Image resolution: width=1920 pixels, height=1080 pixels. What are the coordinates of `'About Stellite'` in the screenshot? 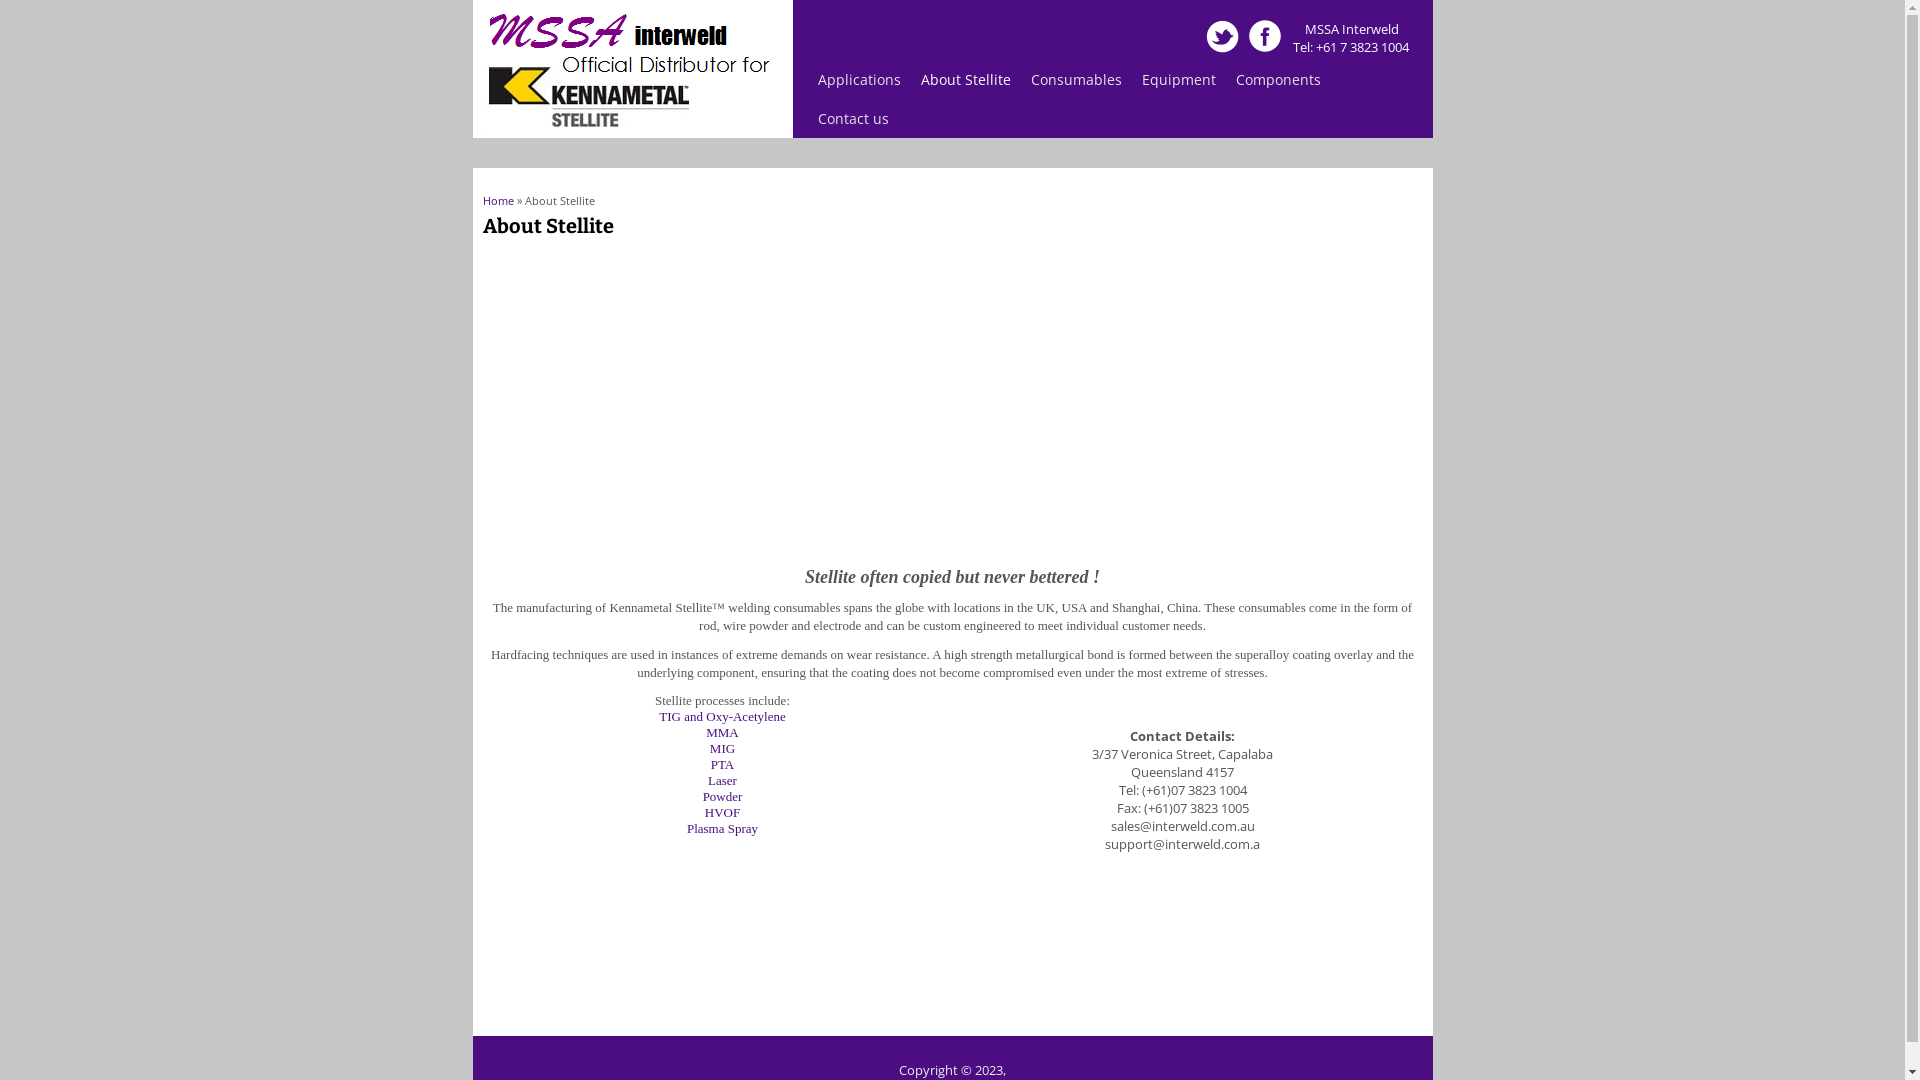 It's located at (909, 78).